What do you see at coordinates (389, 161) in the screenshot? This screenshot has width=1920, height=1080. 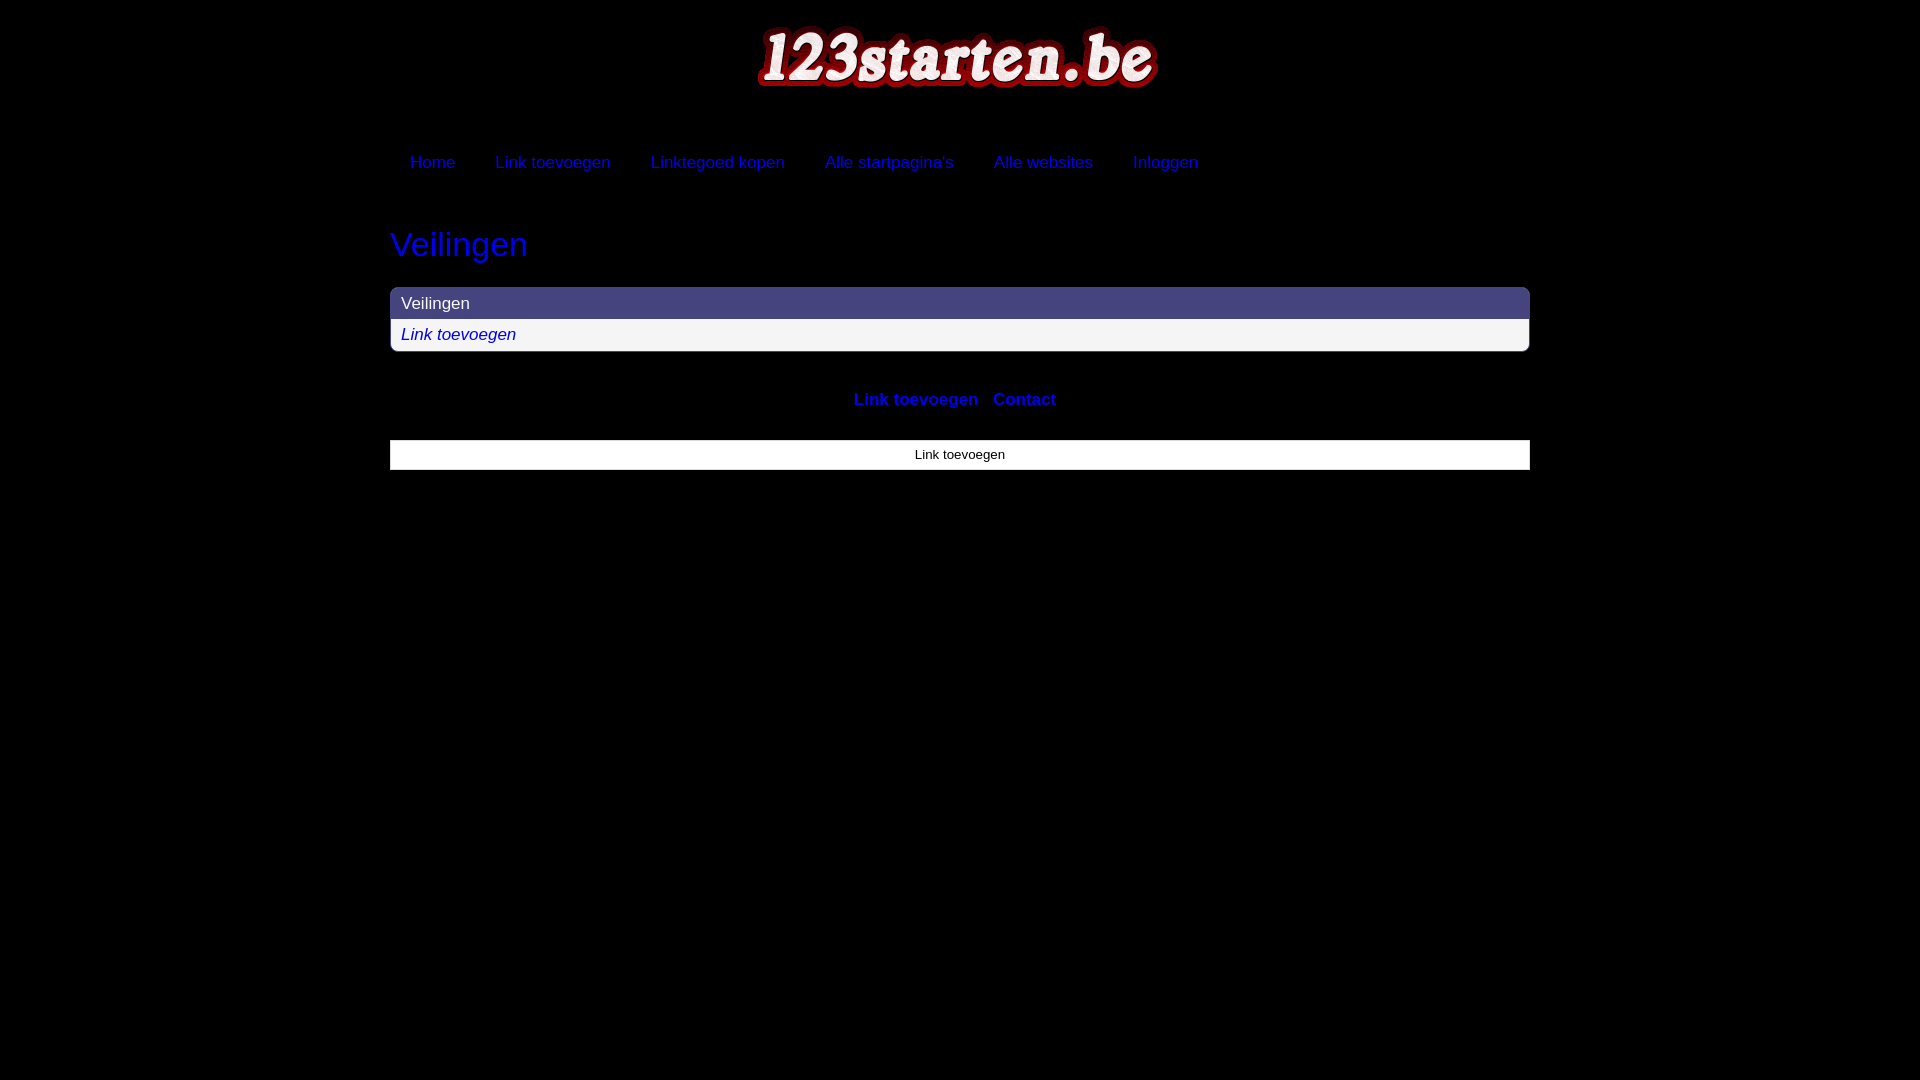 I see `'Home'` at bounding box center [389, 161].